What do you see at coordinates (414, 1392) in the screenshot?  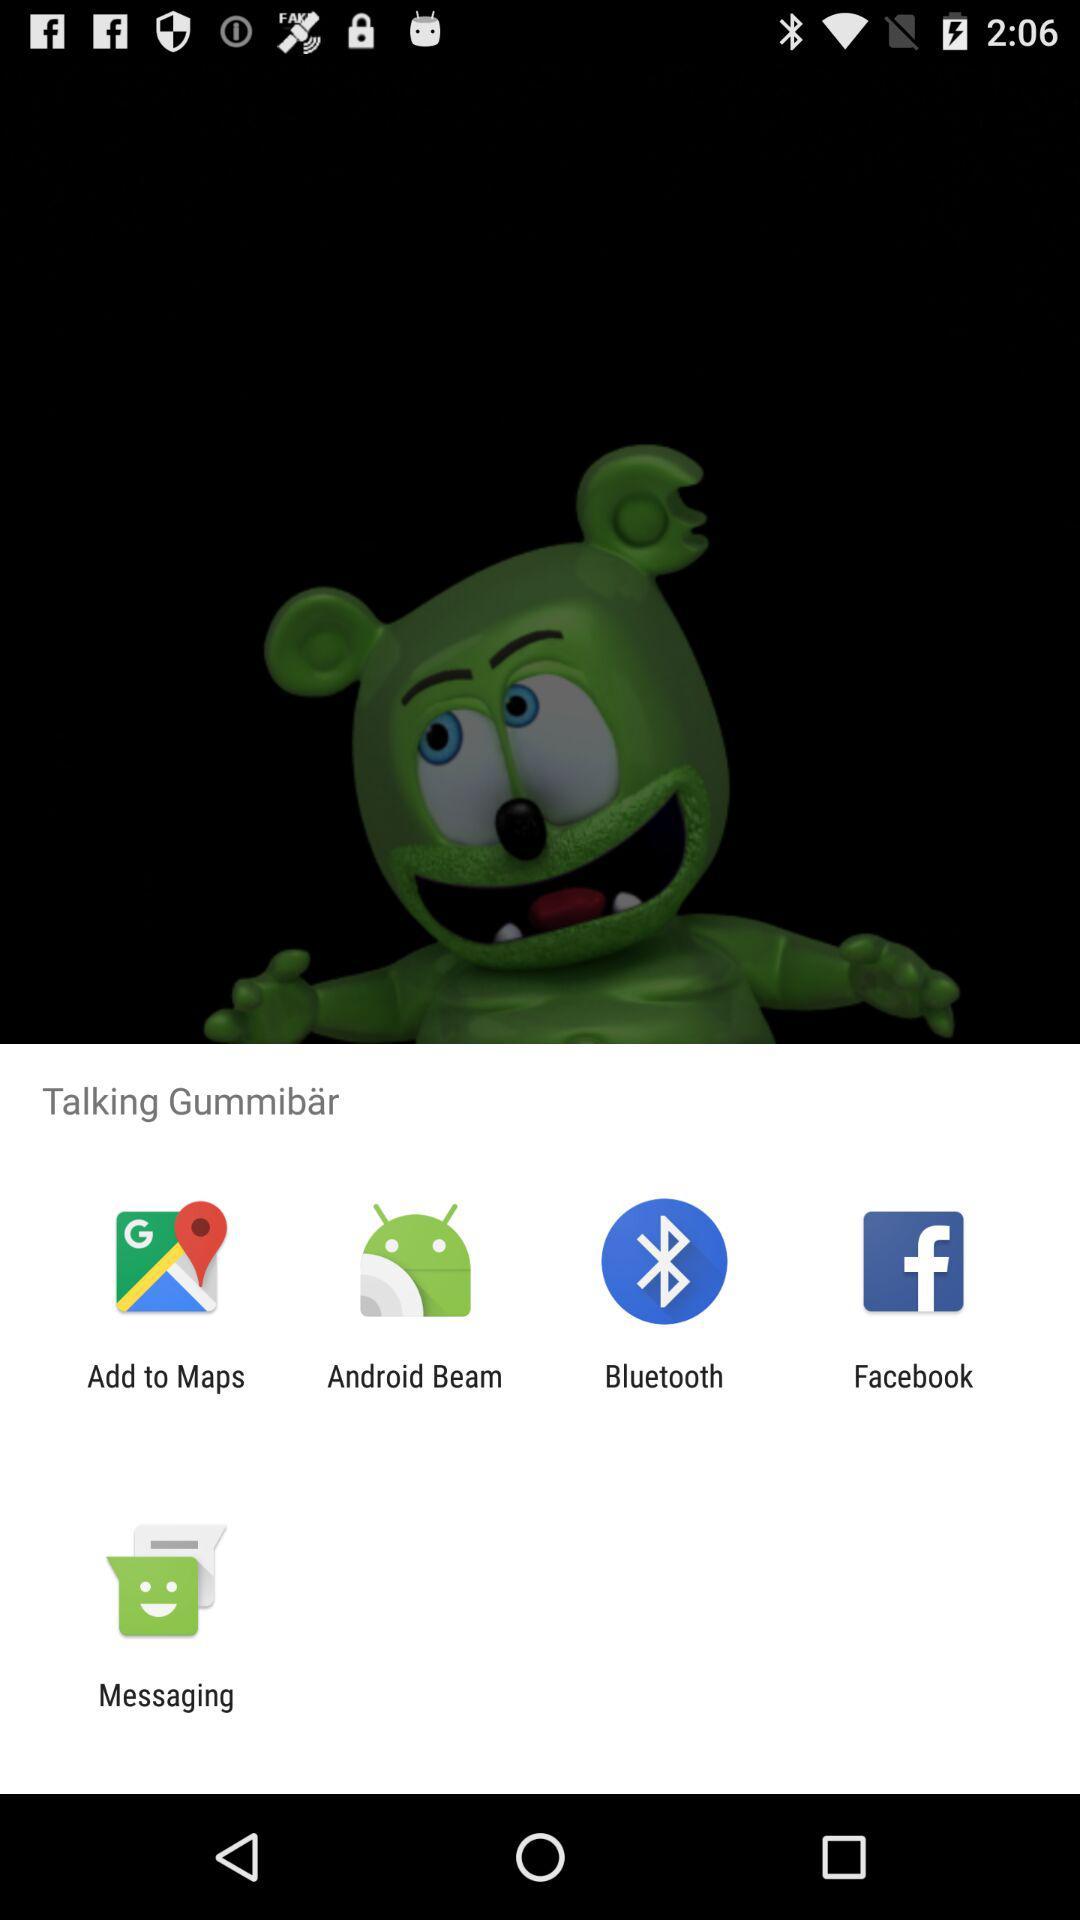 I see `the icon to the right of add to maps item` at bounding box center [414, 1392].